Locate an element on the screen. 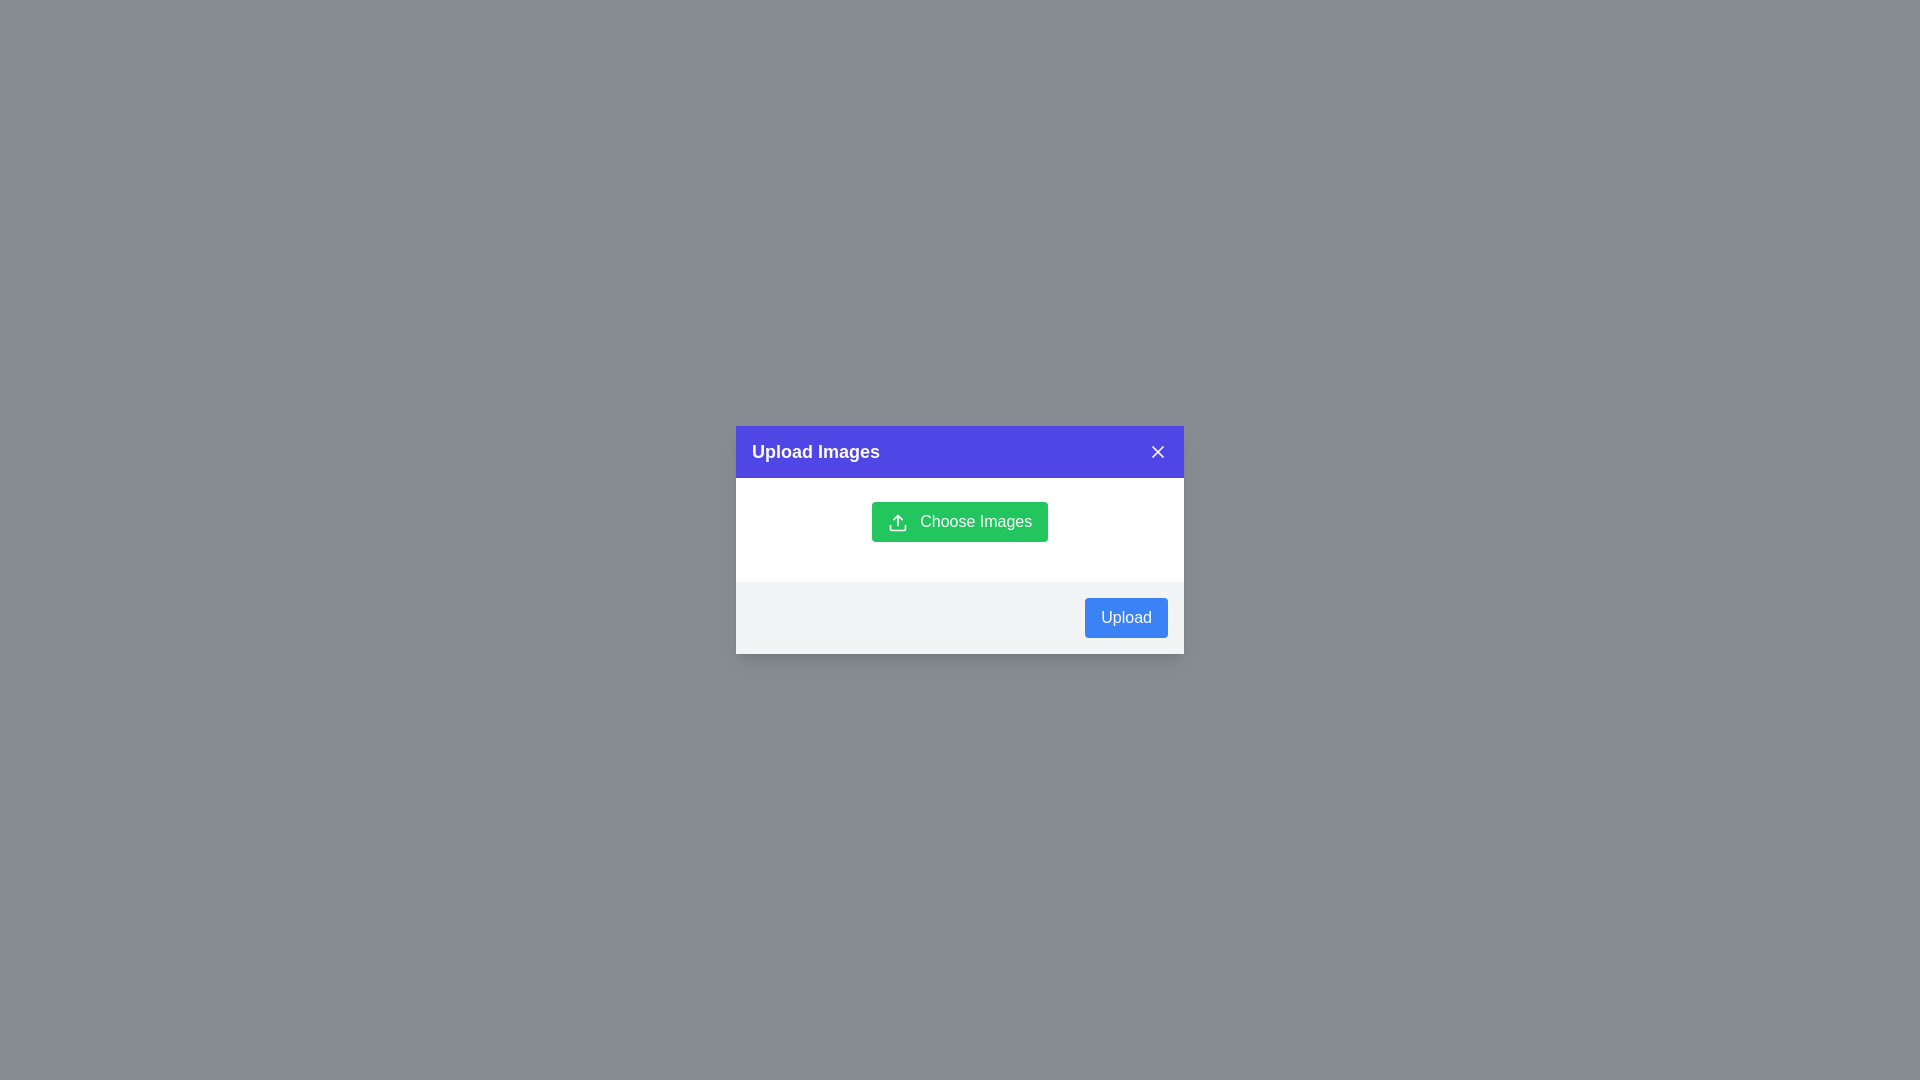 The height and width of the screenshot is (1080, 1920). the 'Choose Images' button to open the file selector is located at coordinates (960, 520).